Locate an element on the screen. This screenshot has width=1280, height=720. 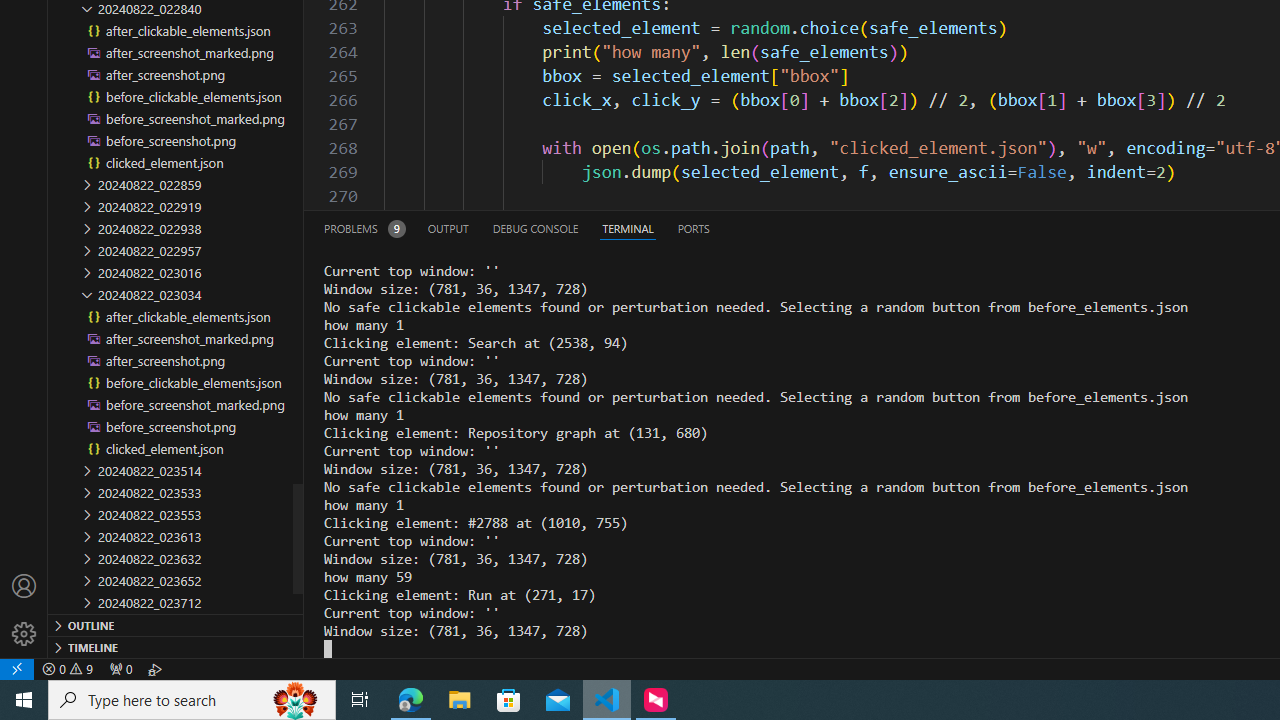
'Terminal (Ctrl+`)' is located at coordinates (626, 227).